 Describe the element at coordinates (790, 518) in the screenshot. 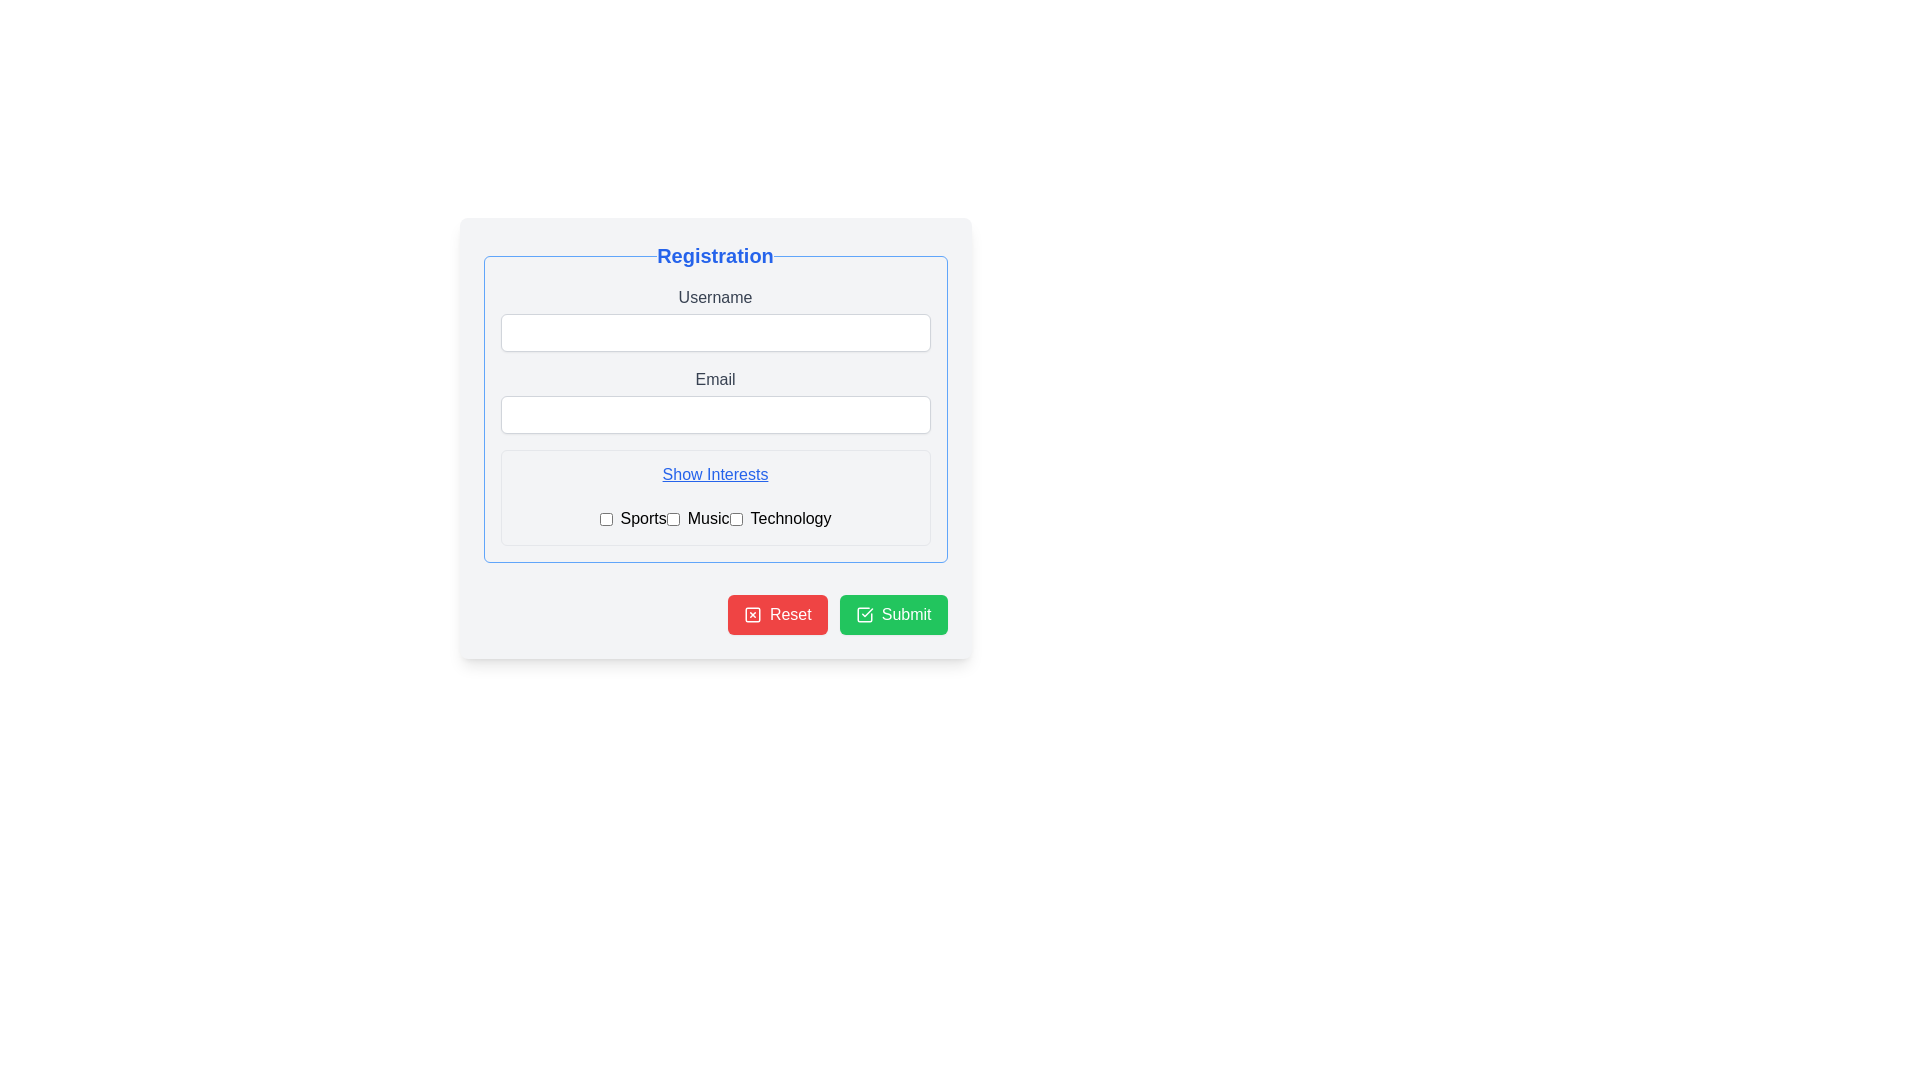

I see `the label that describes the functionality of the adjacent 'Technology' checkbox` at that location.